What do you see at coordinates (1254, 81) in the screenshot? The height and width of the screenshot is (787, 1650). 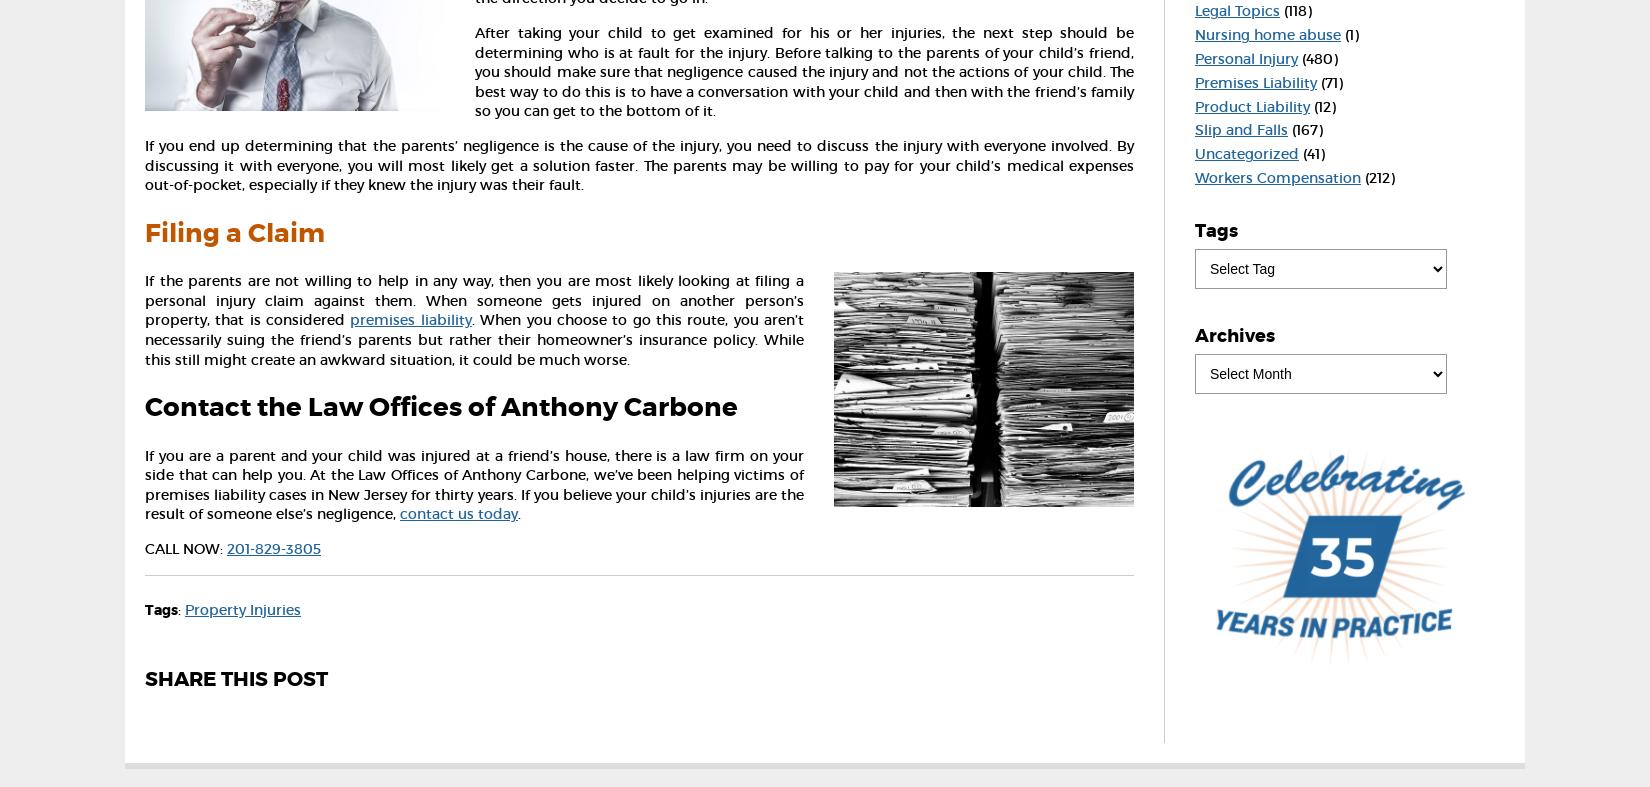 I see `'Premises Liability'` at bounding box center [1254, 81].